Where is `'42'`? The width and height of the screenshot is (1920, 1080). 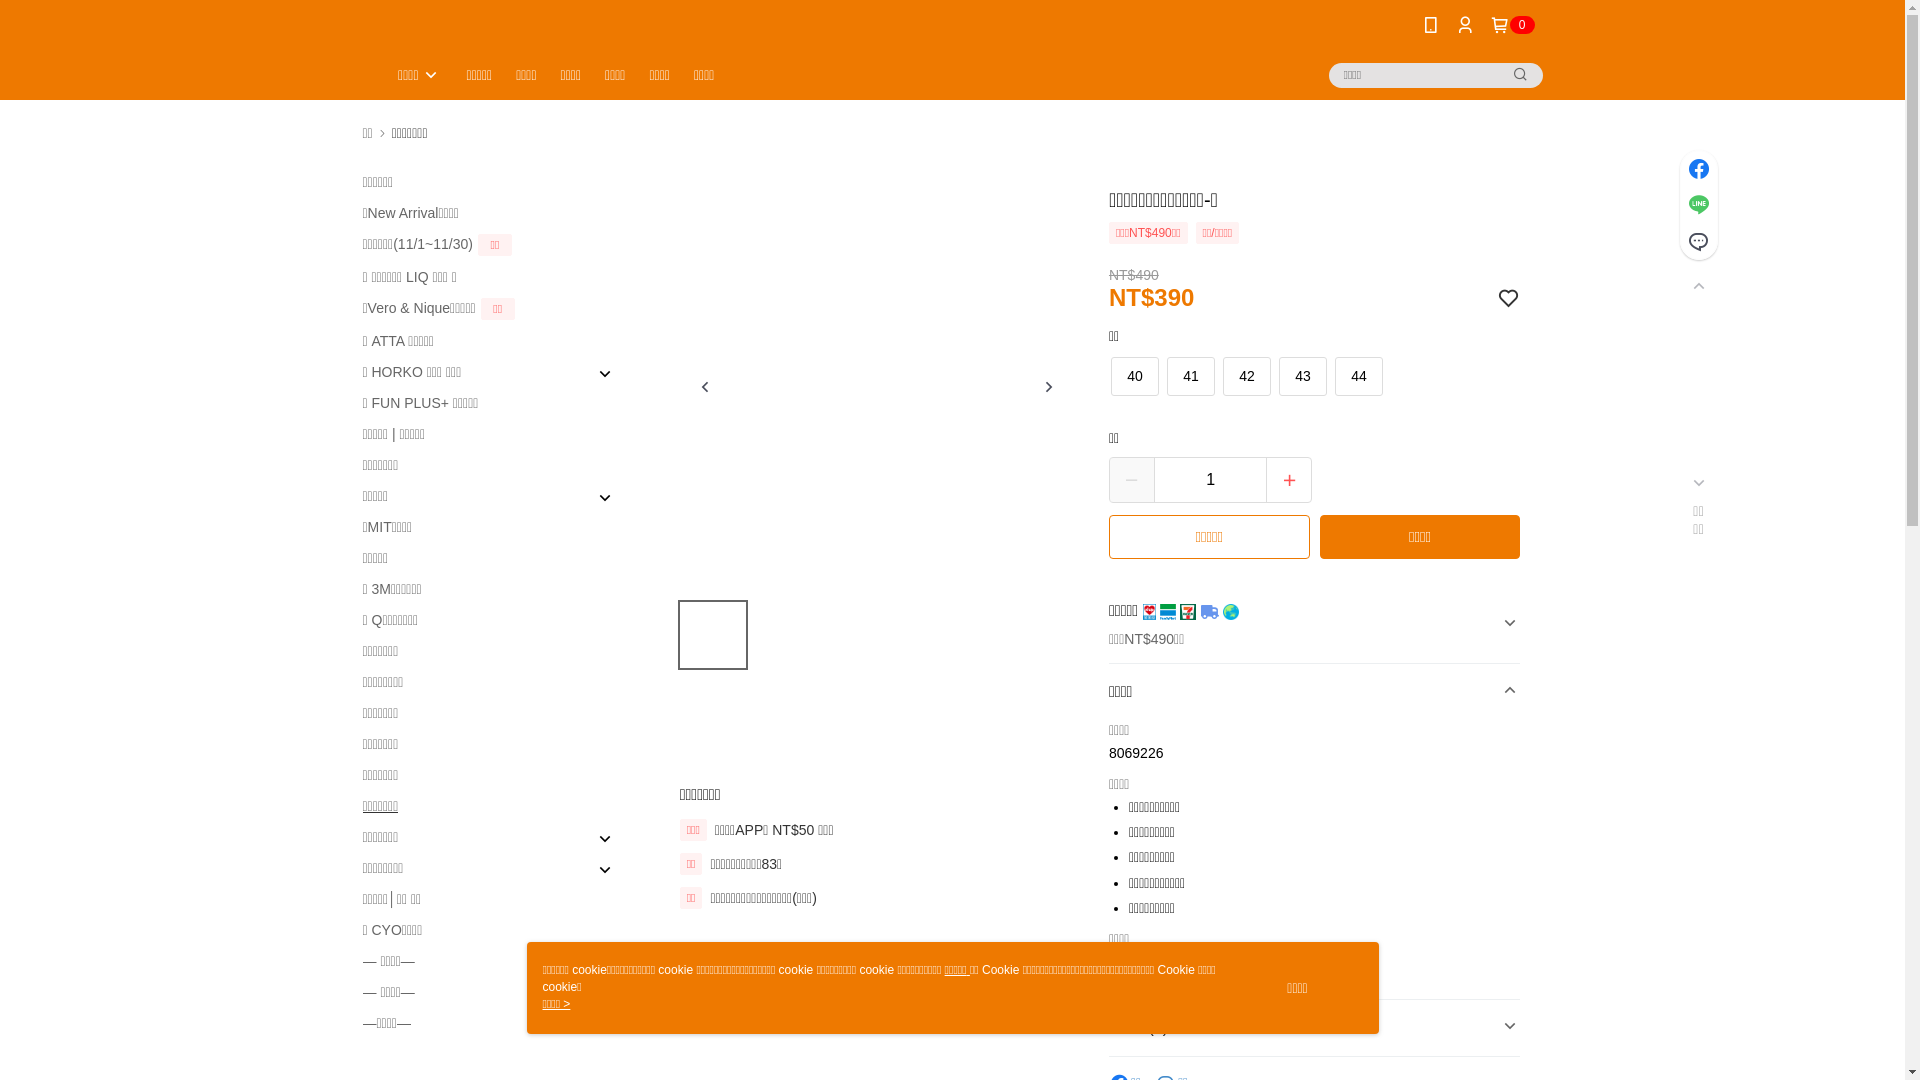 '42' is located at coordinates (1246, 376).